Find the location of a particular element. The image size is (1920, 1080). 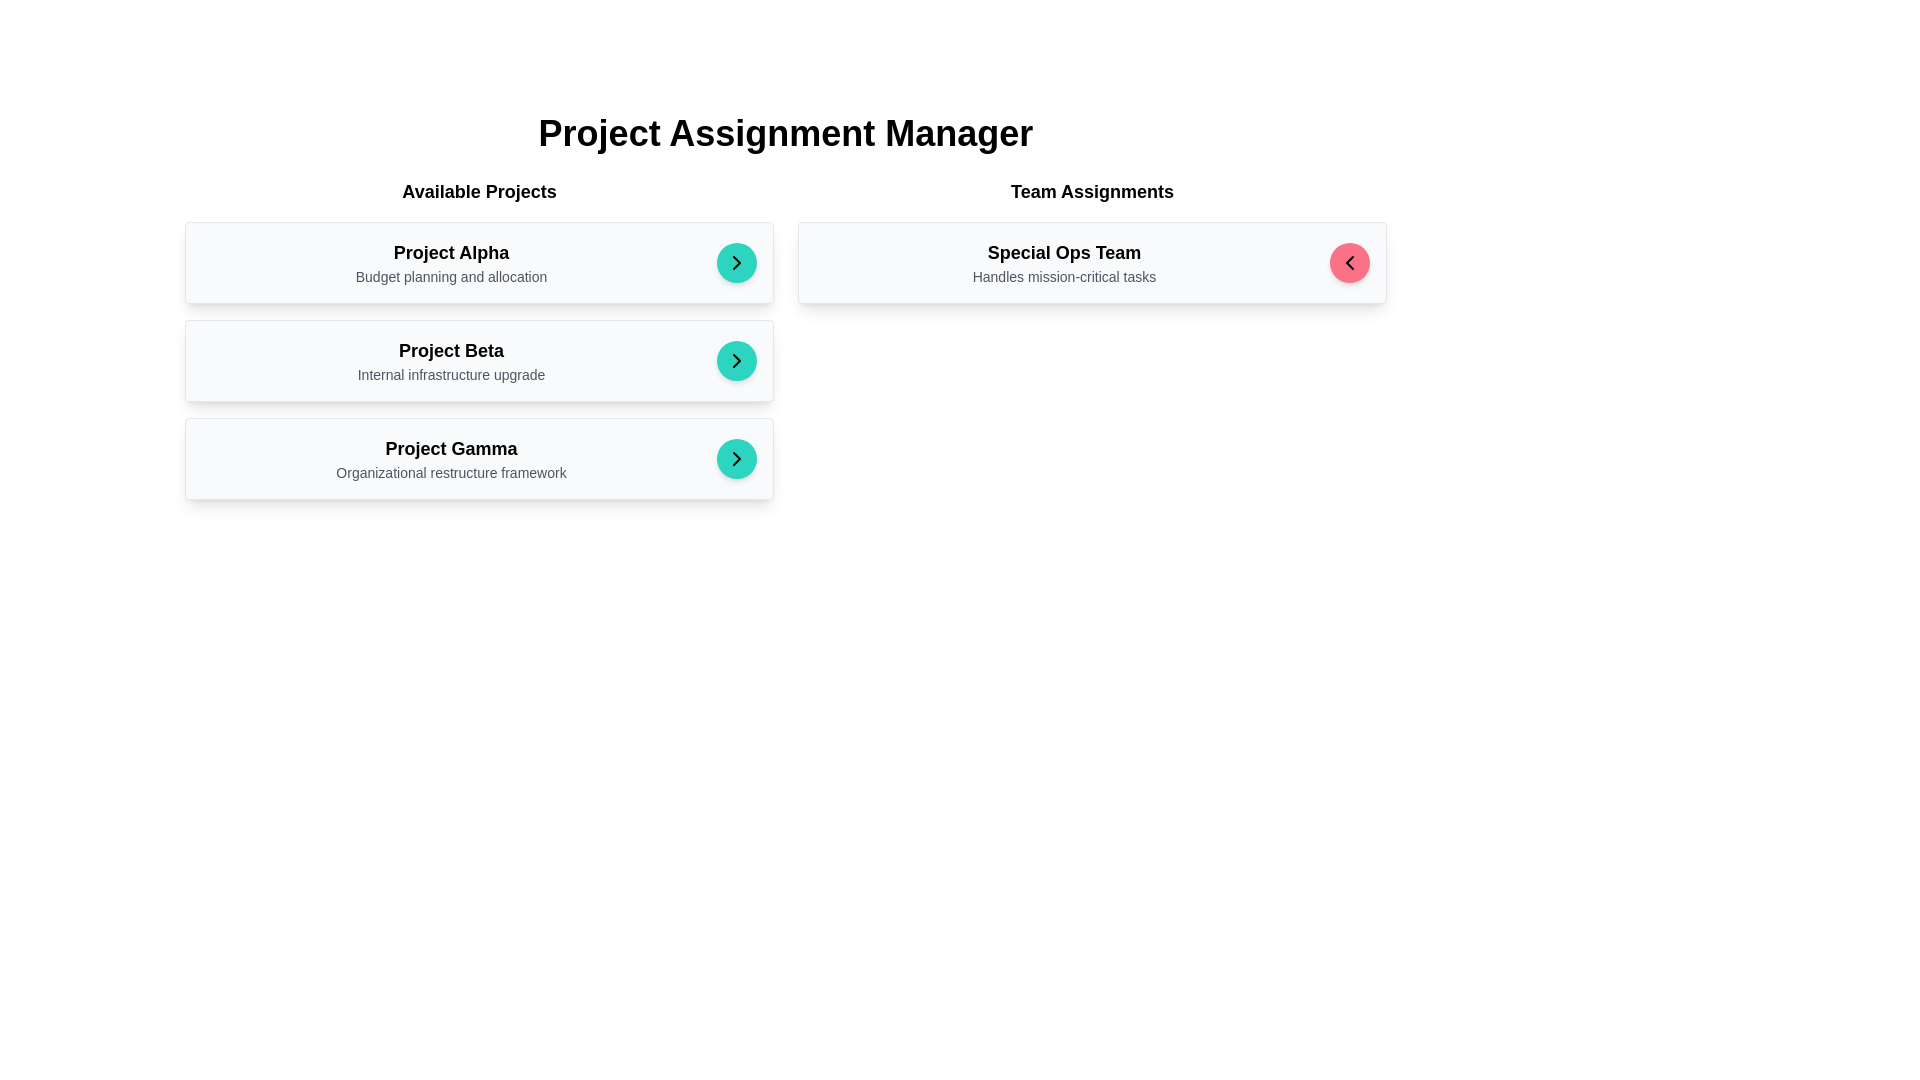

the interactive icon located at the far right corner of the 'Project Gamma' card in the 'Available Projects' section is located at coordinates (736, 361).